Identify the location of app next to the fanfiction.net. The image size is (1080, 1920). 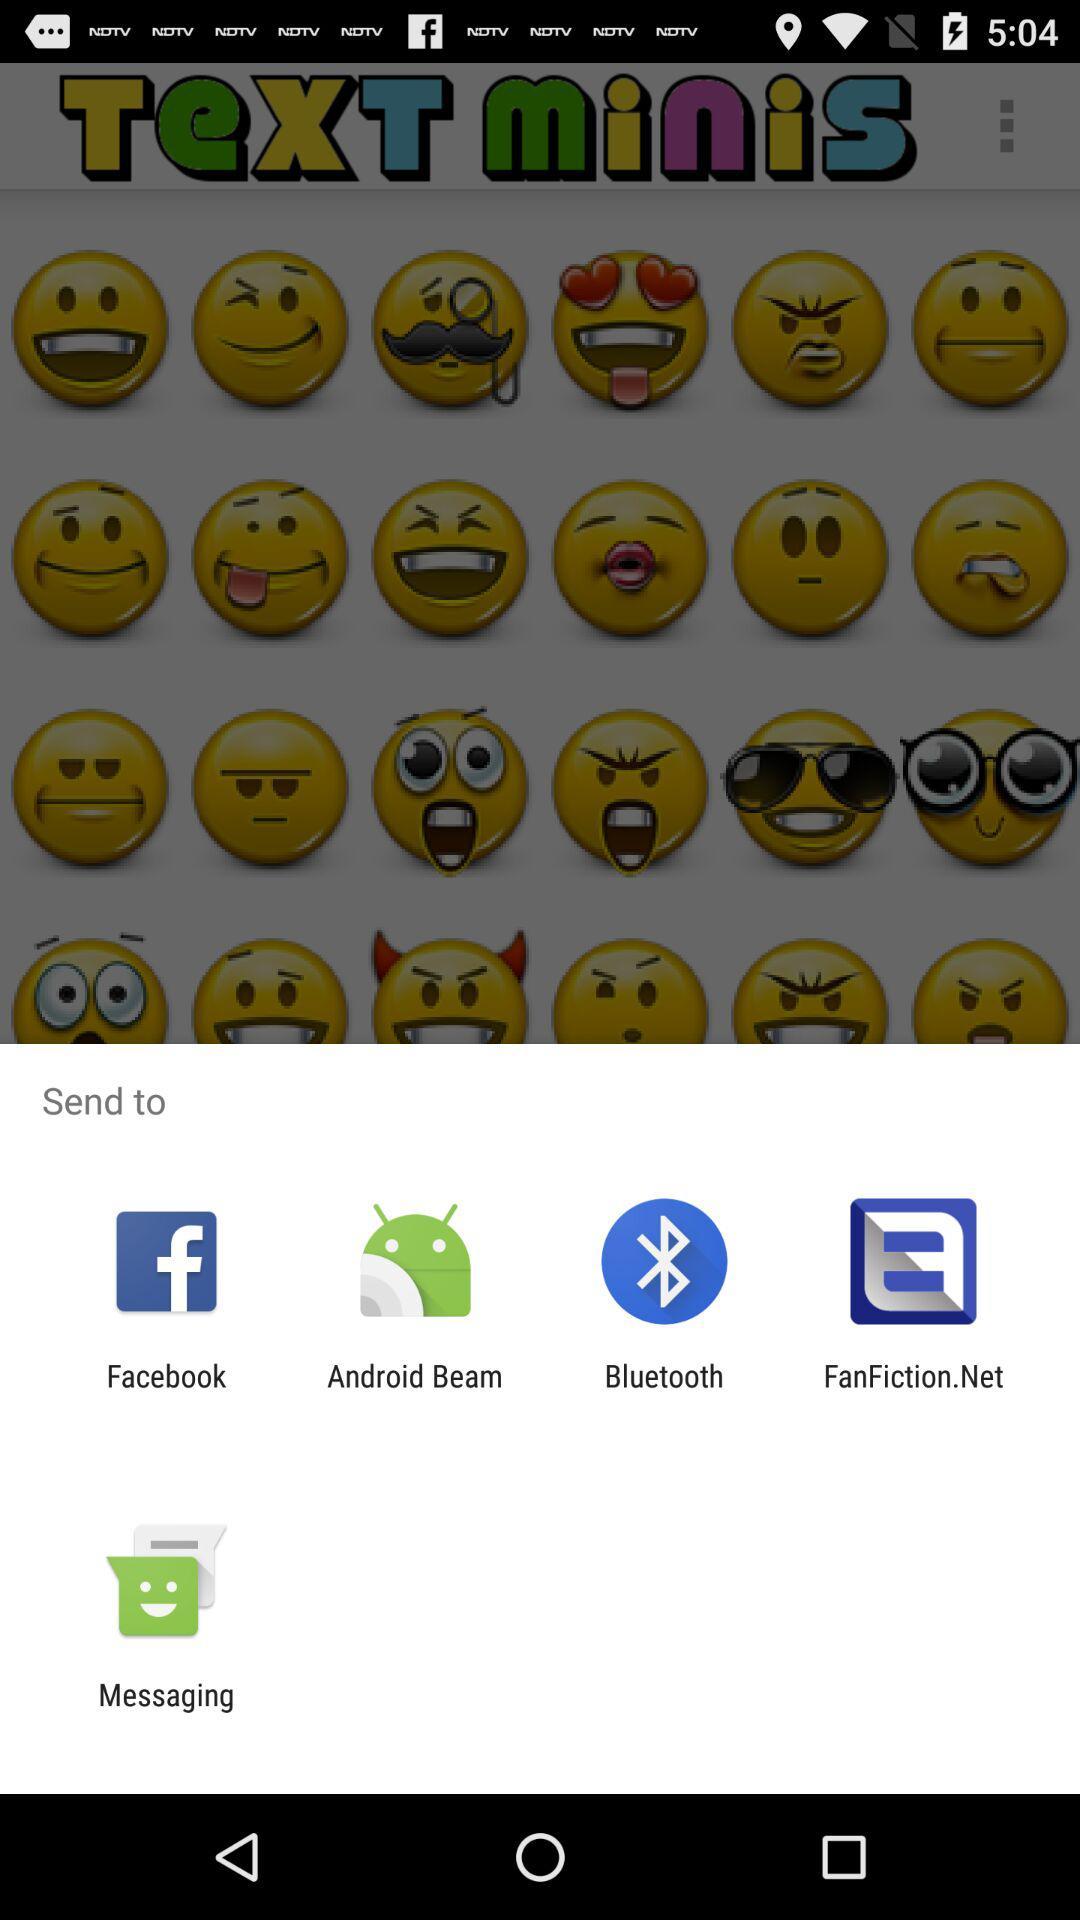
(664, 1392).